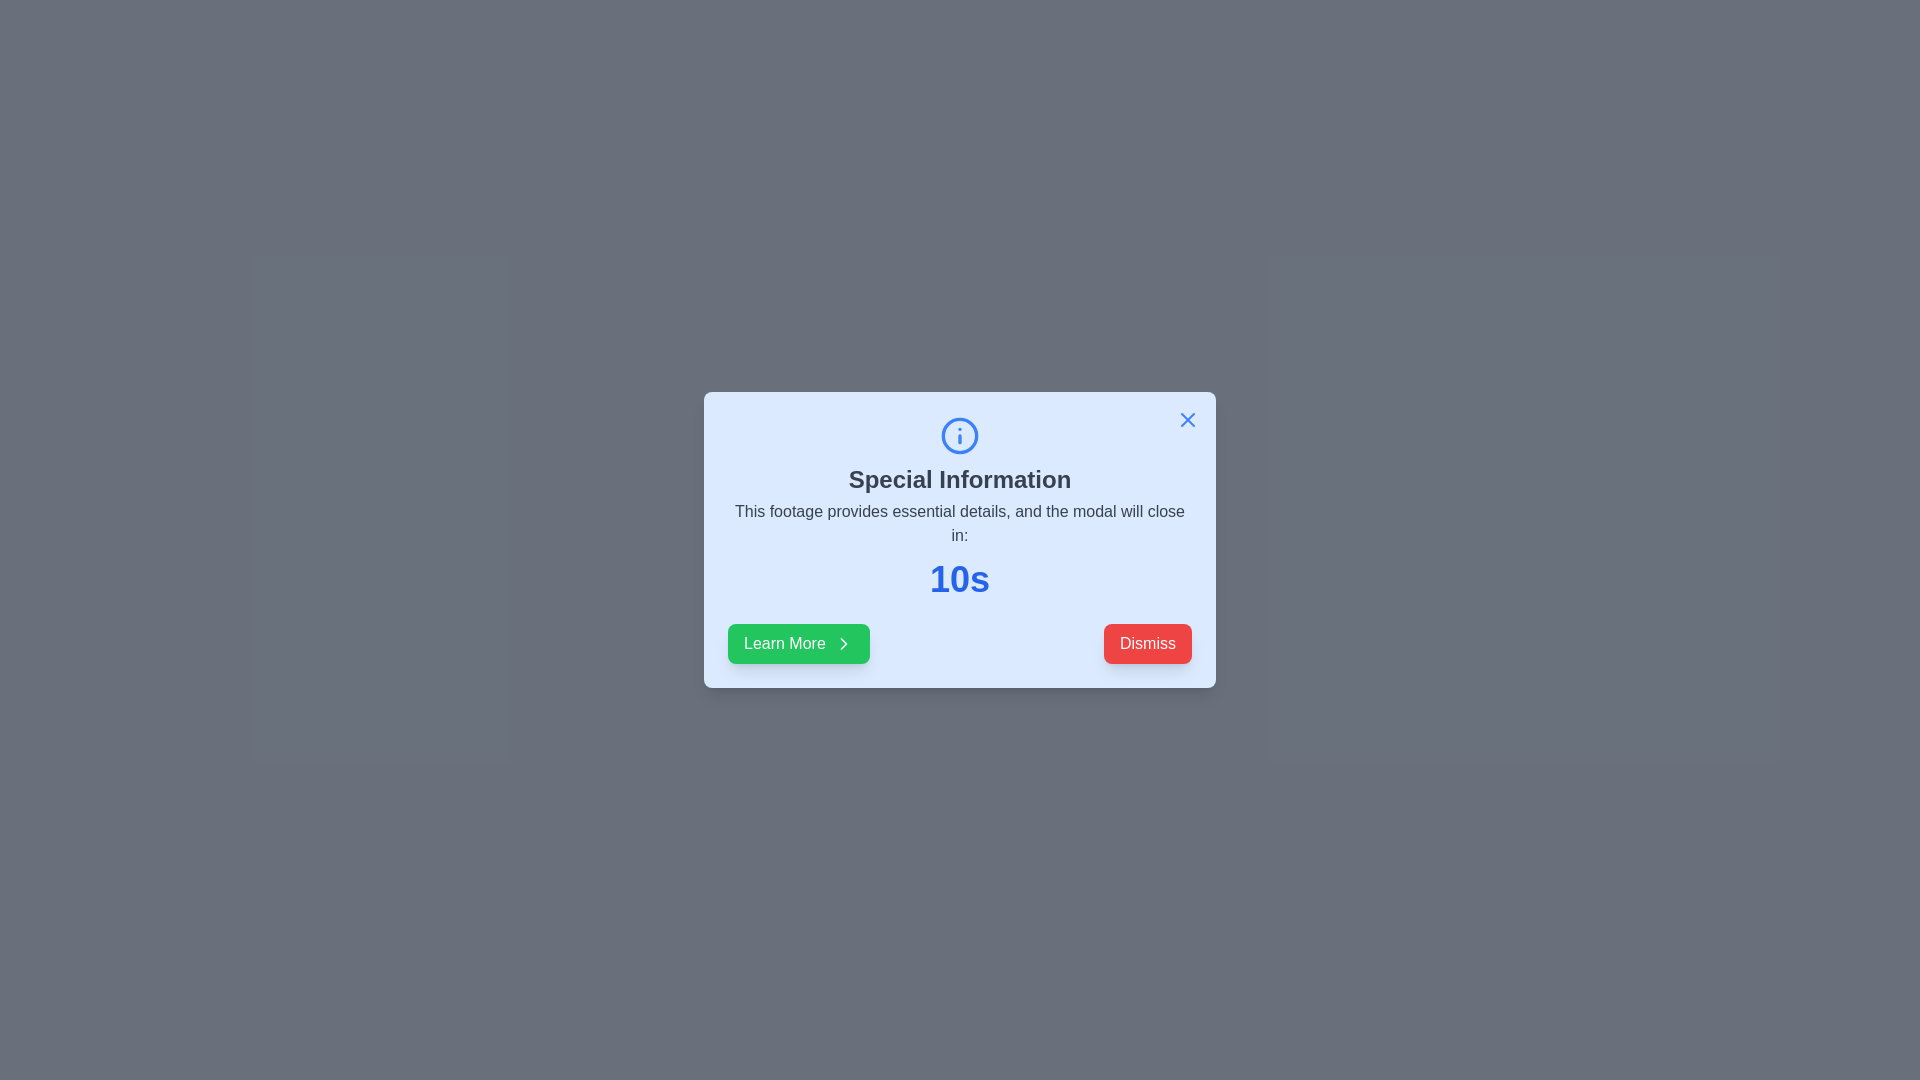  Describe the element at coordinates (960, 523) in the screenshot. I see `information from the second text block within the modal dialog, located below the title 'Special Information' and above the countdown '10s'` at that location.